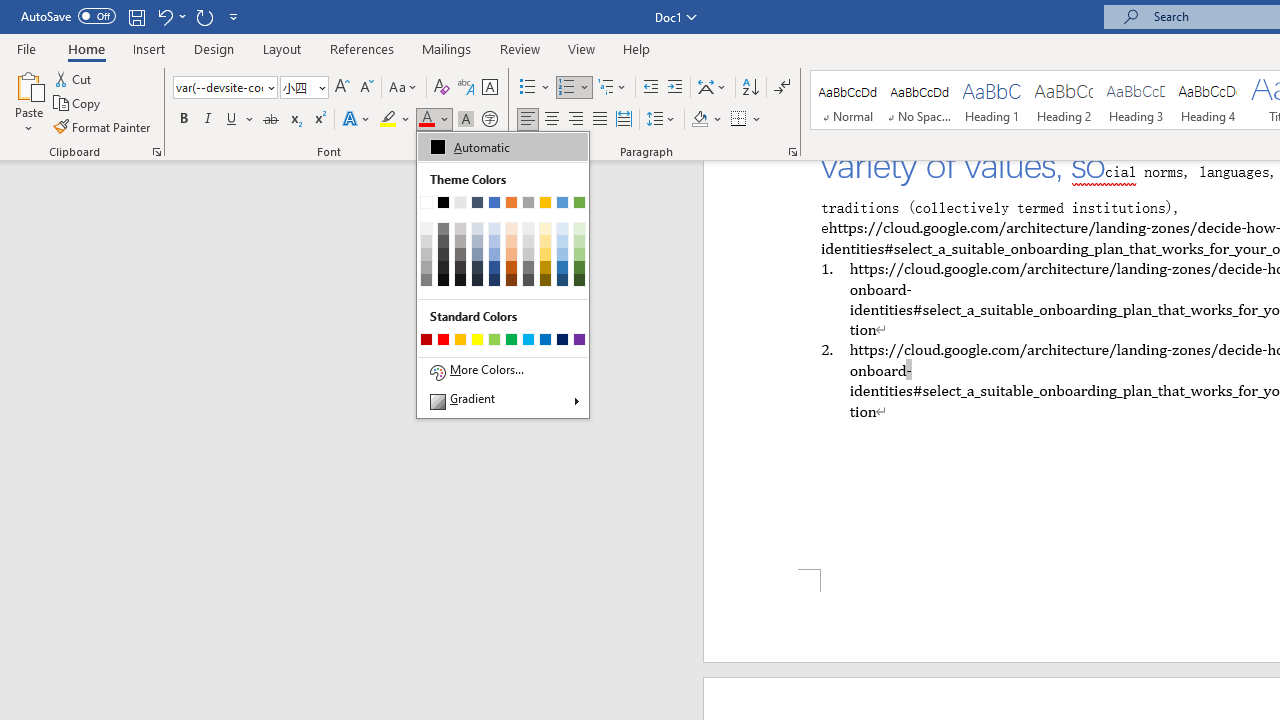 The image size is (1280, 720). Describe the element at coordinates (170, 16) in the screenshot. I see `'Undo Paragraph Alignment'` at that location.